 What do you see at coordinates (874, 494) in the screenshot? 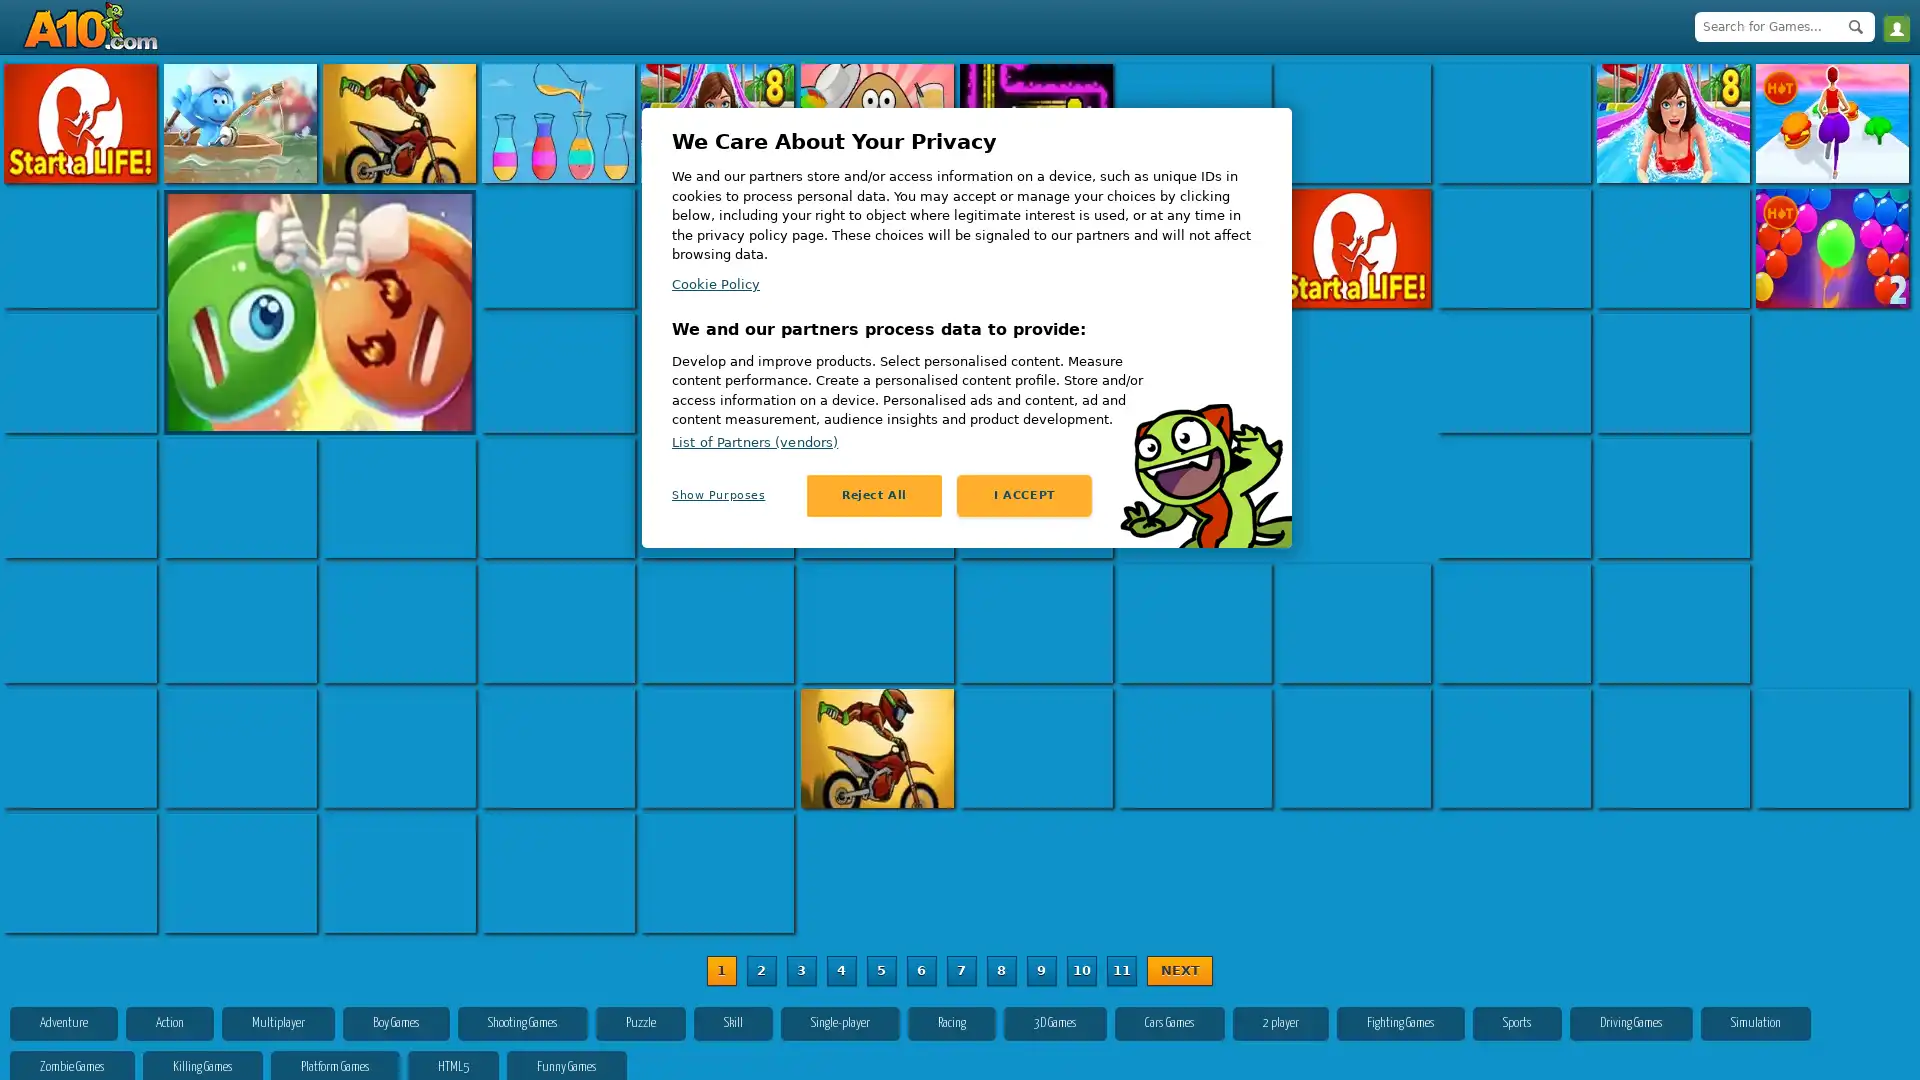
I see `Reject All` at bounding box center [874, 494].